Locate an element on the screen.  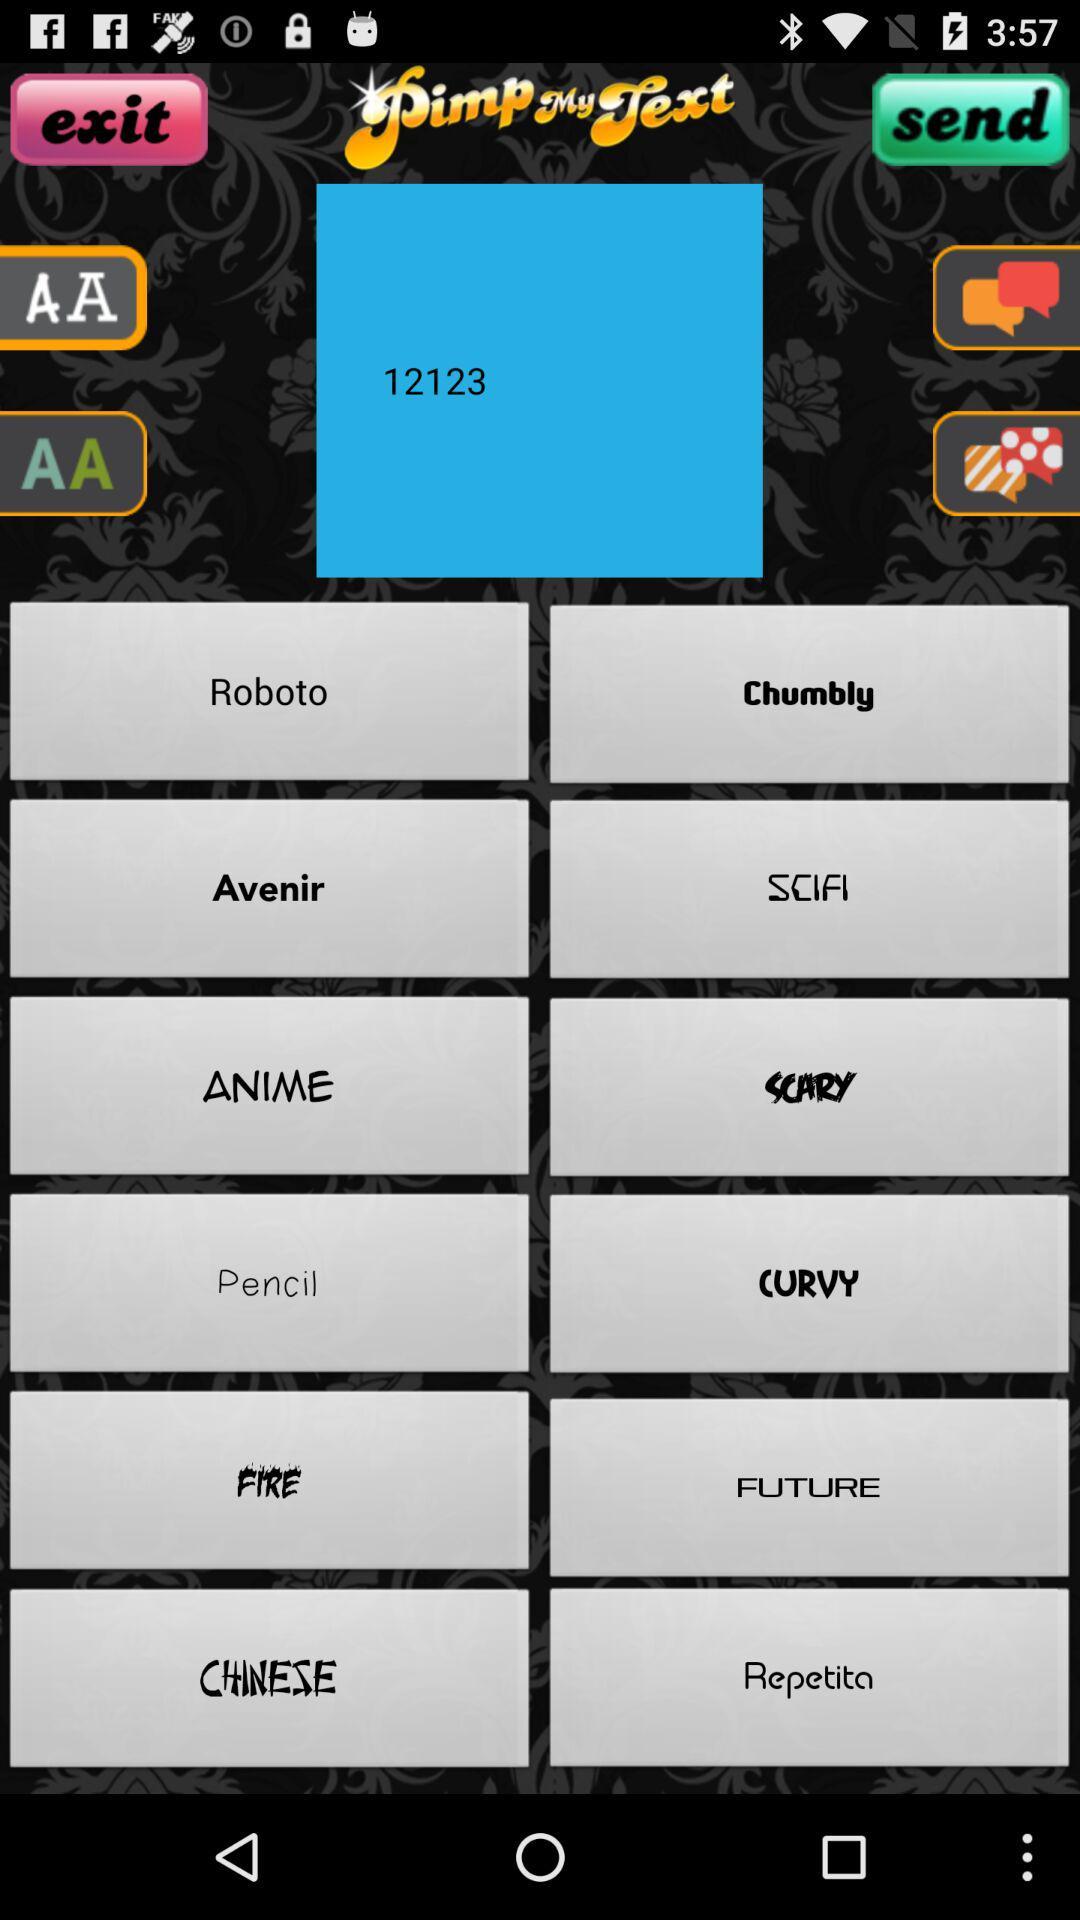
send message is located at coordinates (969, 118).